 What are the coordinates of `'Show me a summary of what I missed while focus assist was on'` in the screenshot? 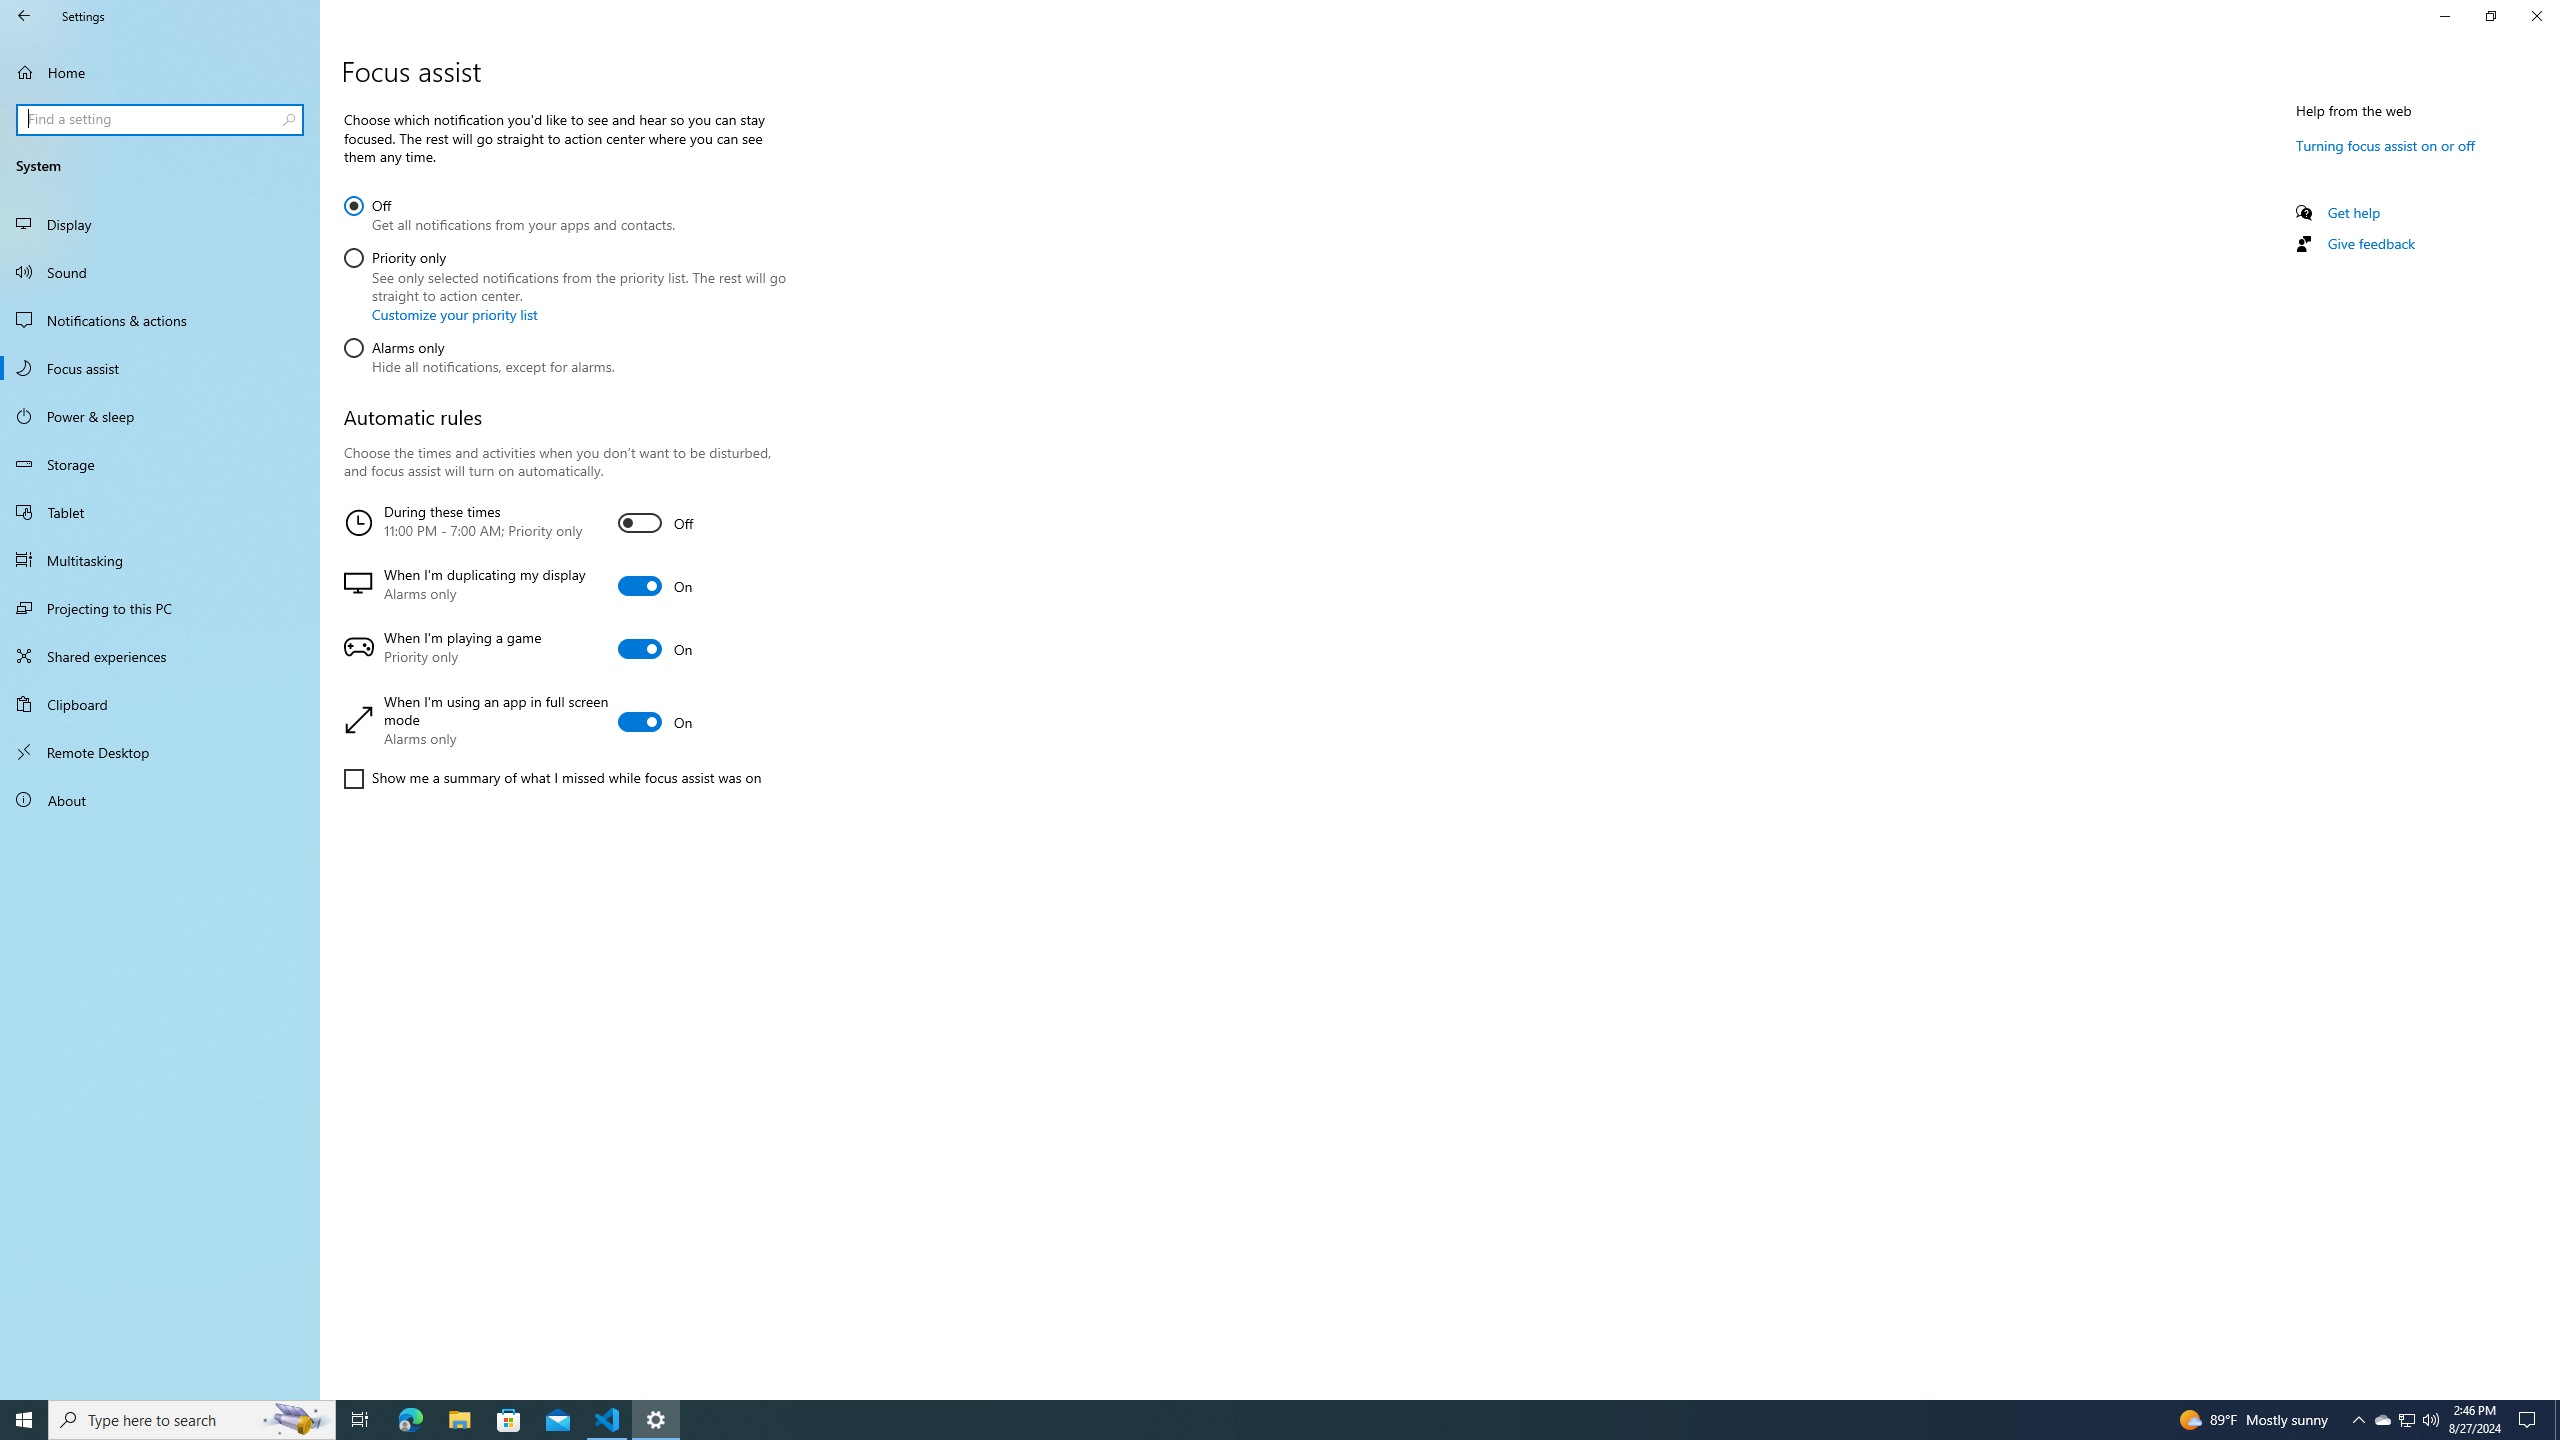 It's located at (551, 778).